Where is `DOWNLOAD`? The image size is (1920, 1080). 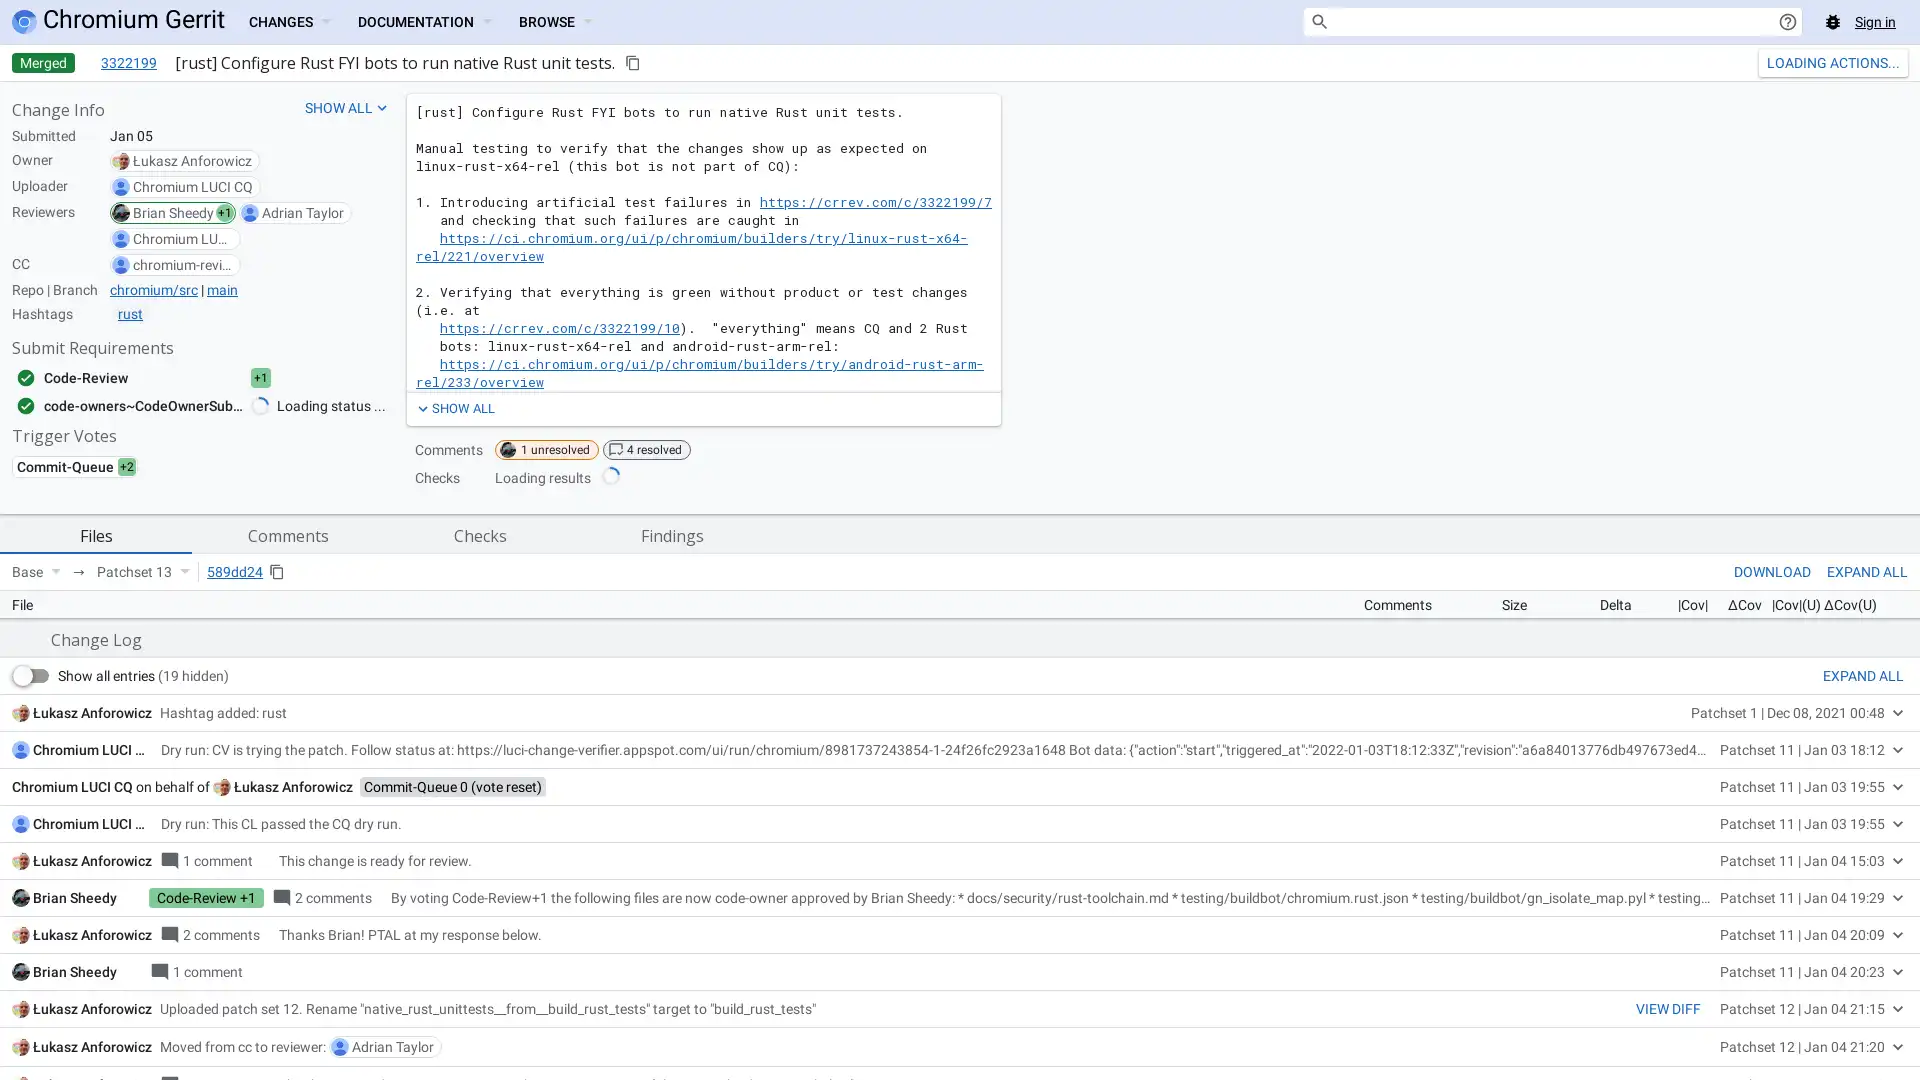 DOWNLOAD is located at coordinates (1772, 571).